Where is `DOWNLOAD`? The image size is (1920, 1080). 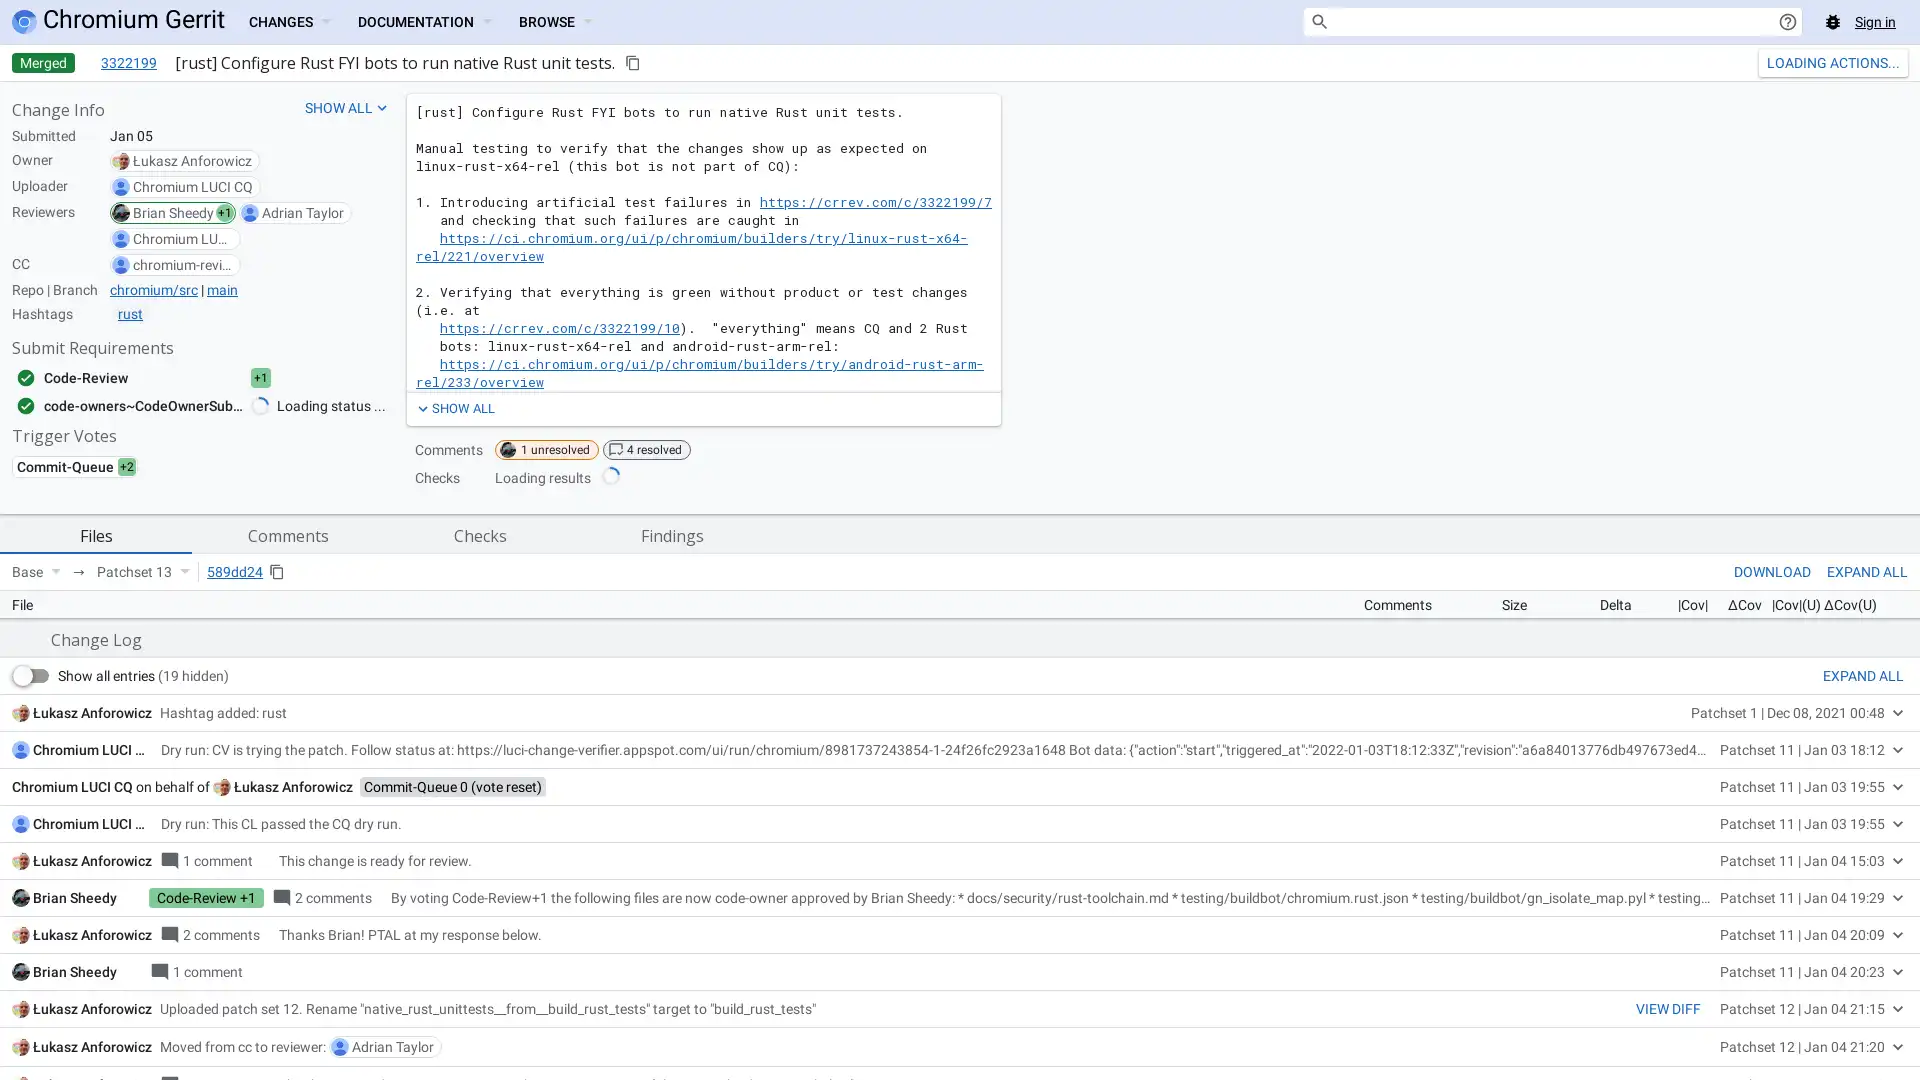 DOWNLOAD is located at coordinates (1772, 571).